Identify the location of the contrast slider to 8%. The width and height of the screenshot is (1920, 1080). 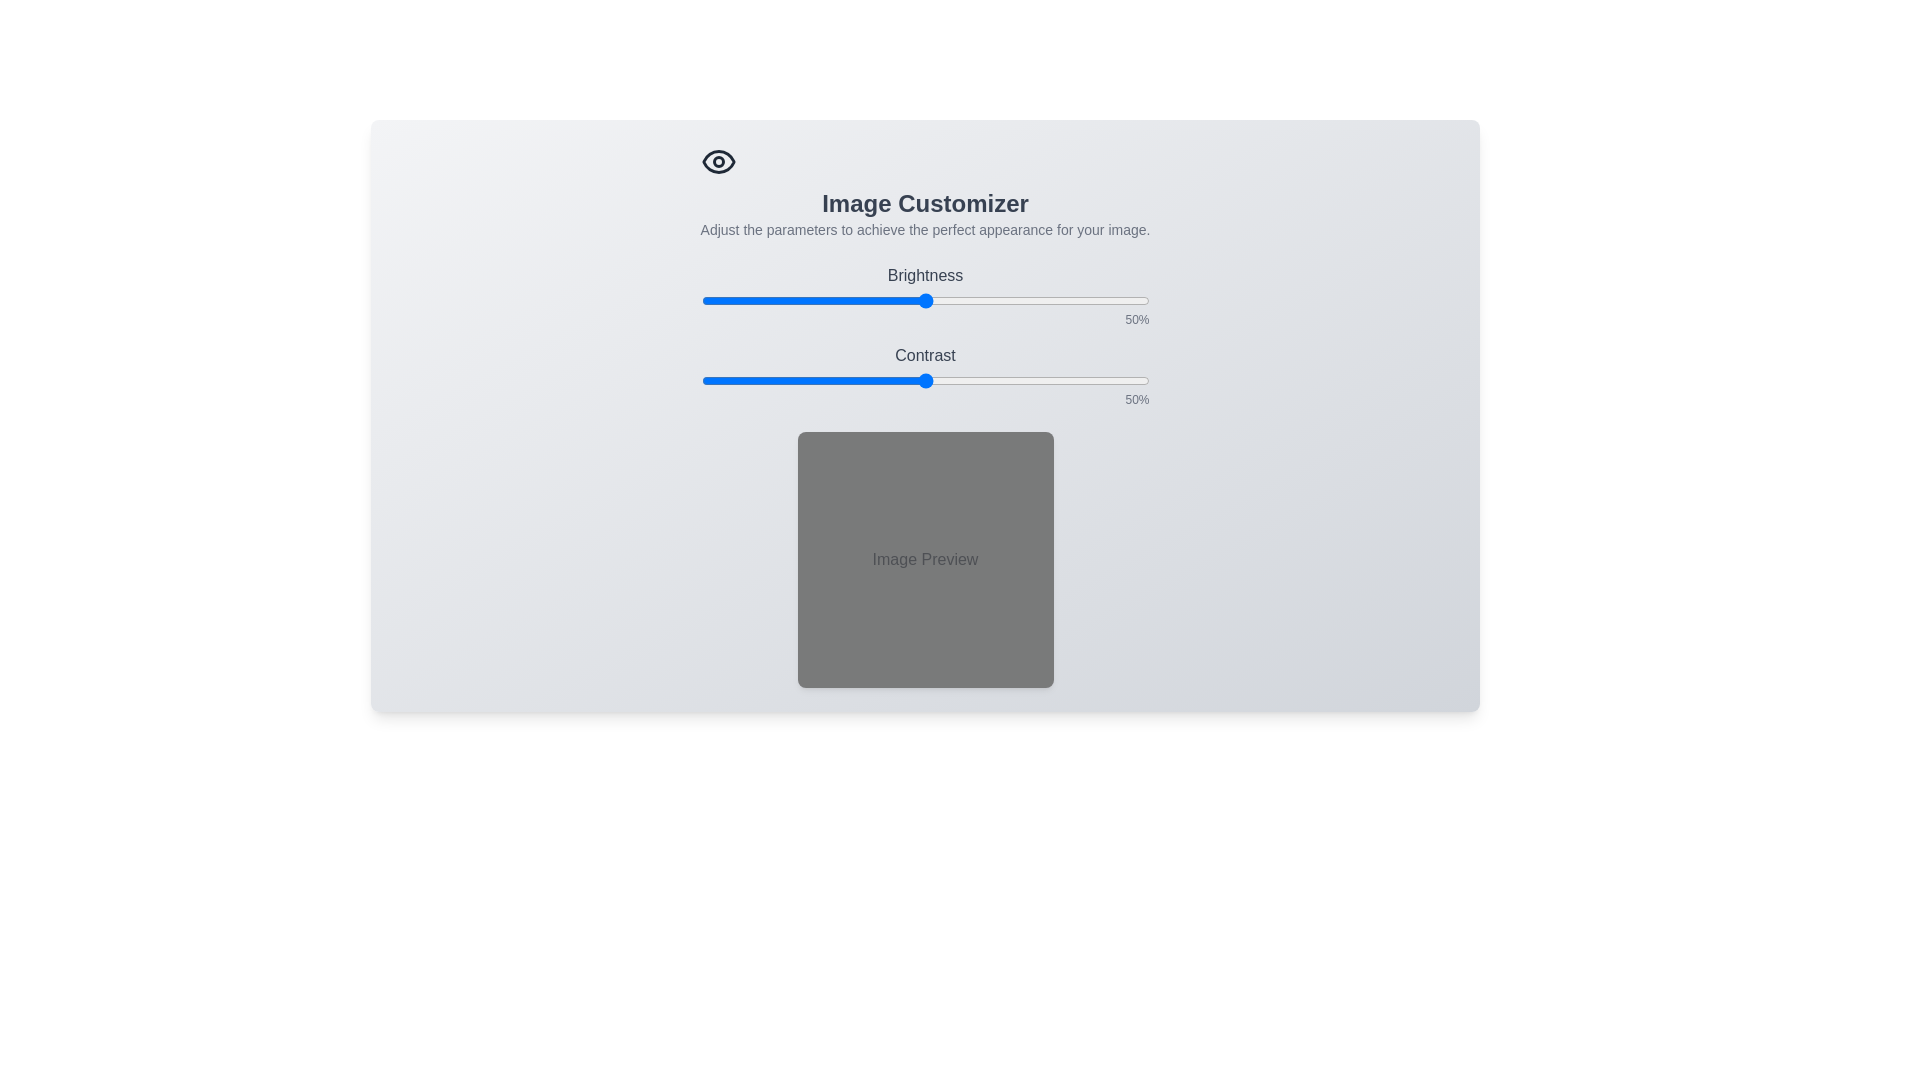
(736, 381).